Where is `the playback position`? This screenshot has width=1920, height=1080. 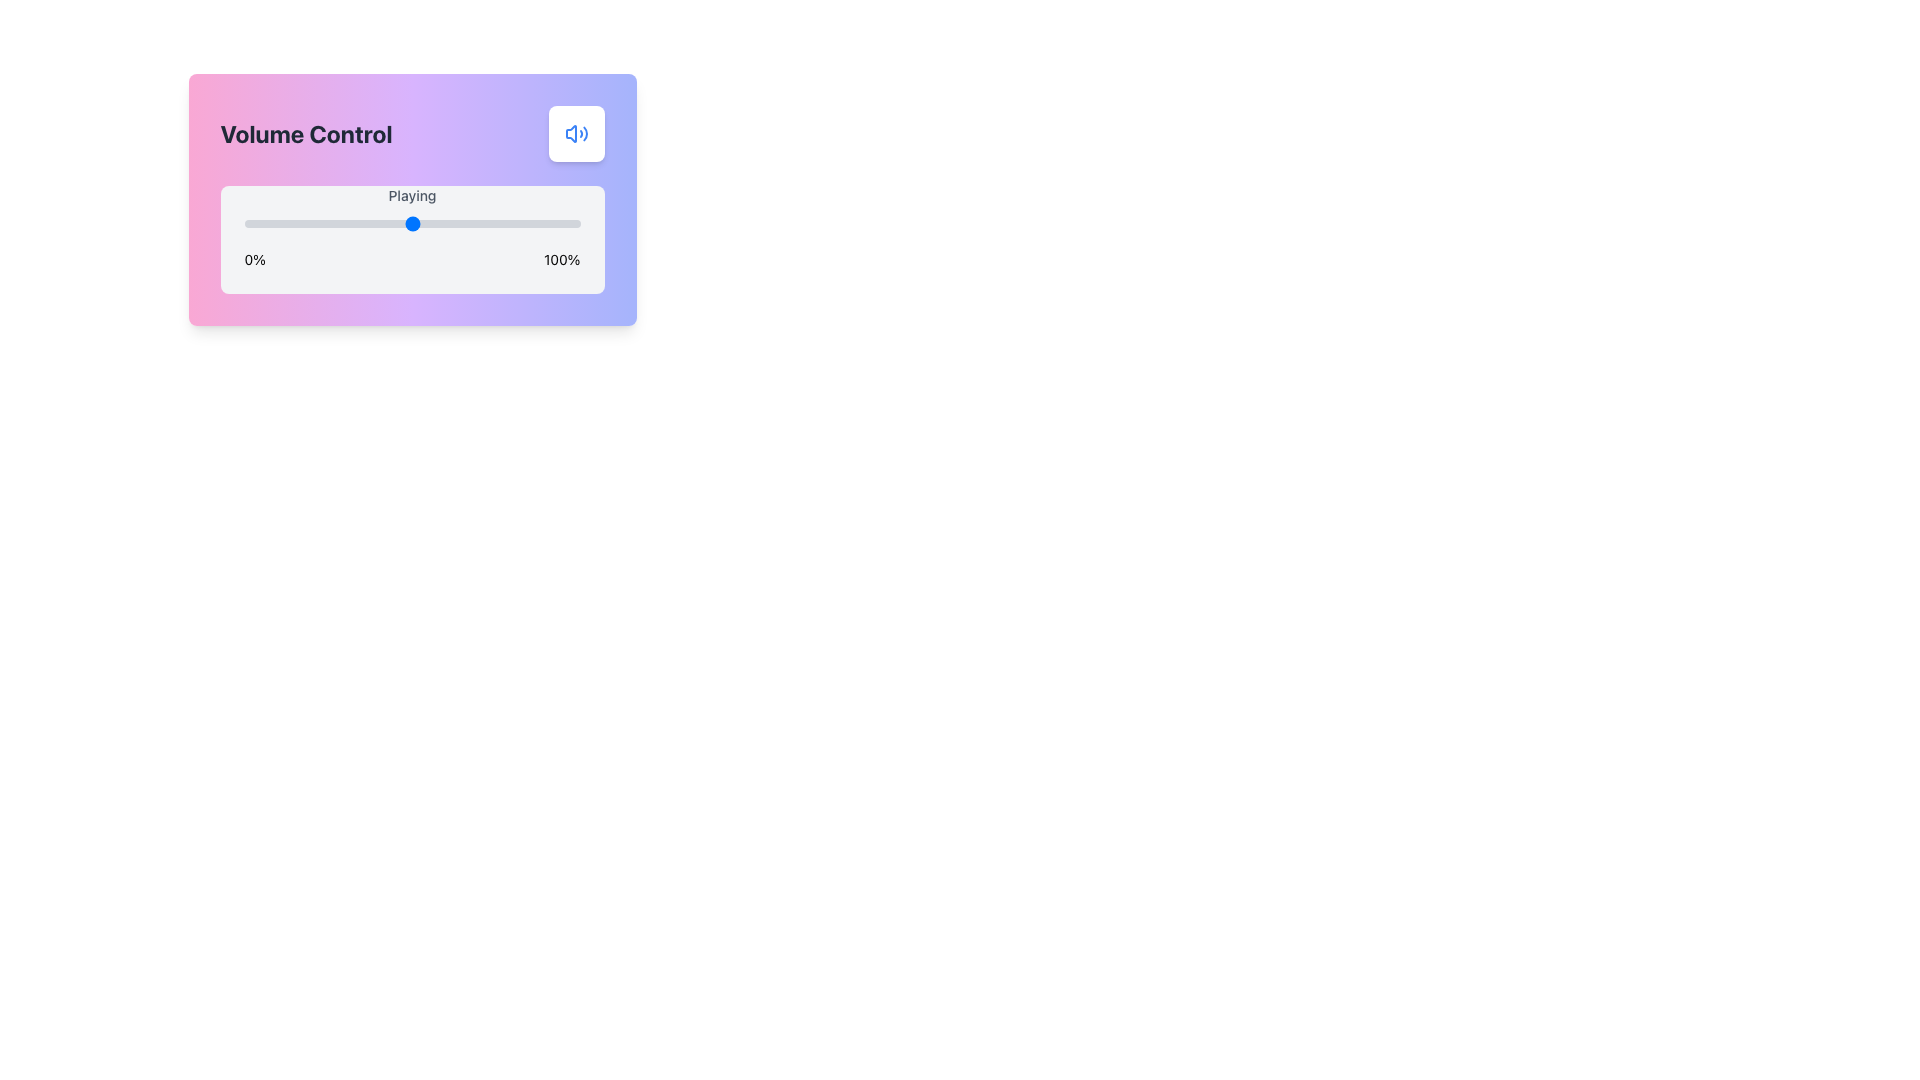
the playback position is located at coordinates (368, 223).